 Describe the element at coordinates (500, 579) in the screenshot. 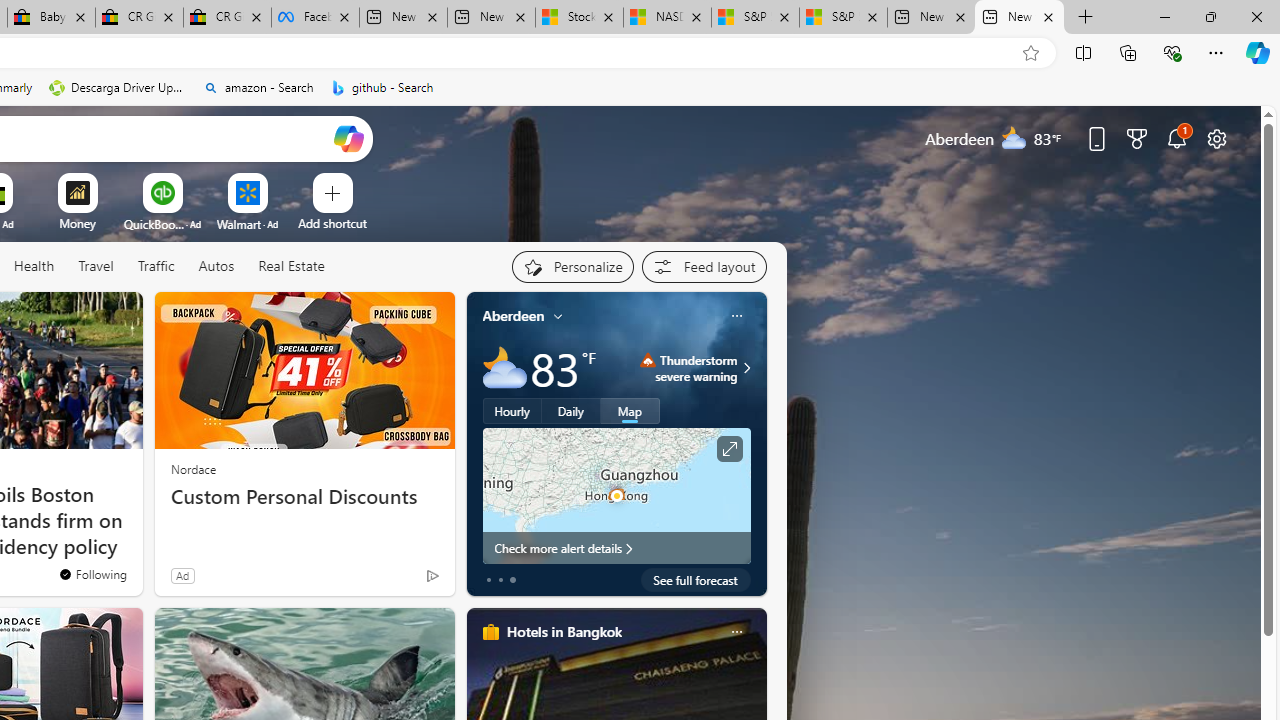

I see `'tab-1'` at that location.